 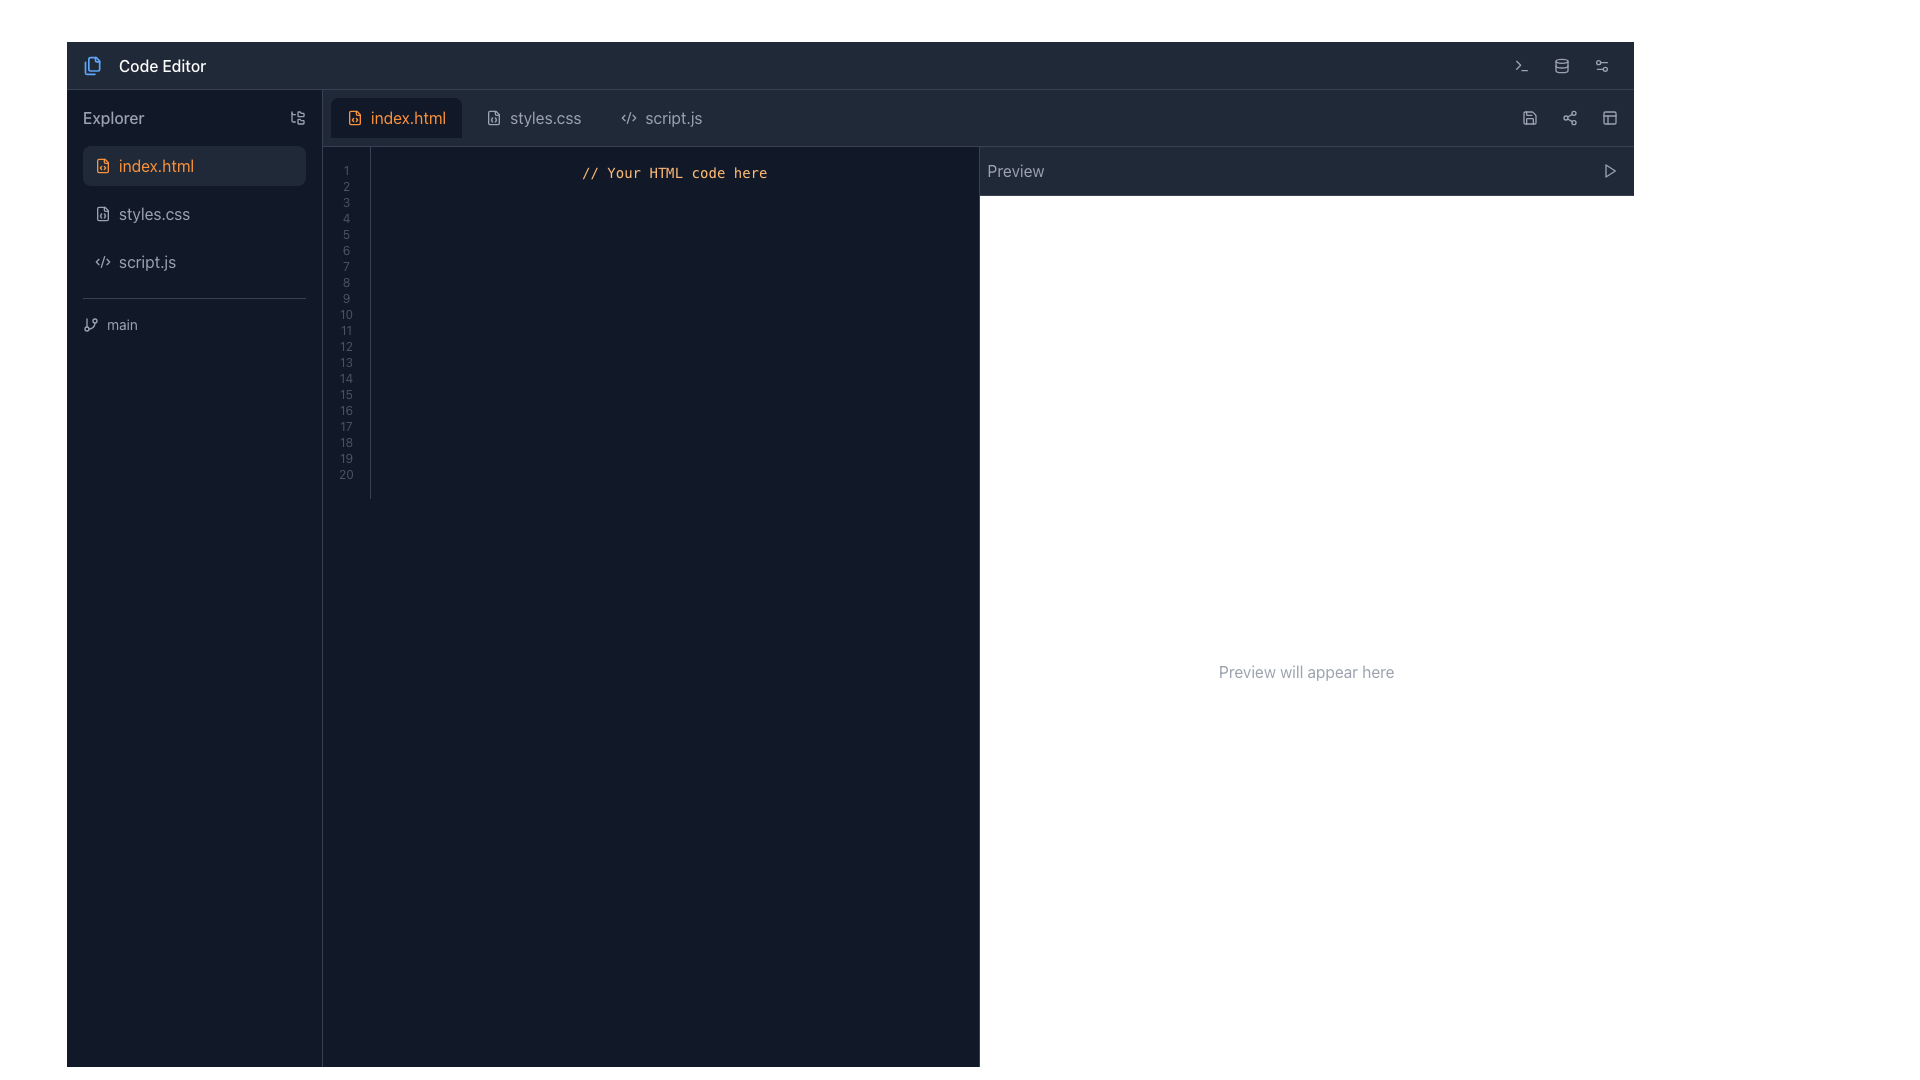 What do you see at coordinates (545, 118) in the screenshot?
I see `the 'styles.css' tab in the navigation bar` at bounding box center [545, 118].